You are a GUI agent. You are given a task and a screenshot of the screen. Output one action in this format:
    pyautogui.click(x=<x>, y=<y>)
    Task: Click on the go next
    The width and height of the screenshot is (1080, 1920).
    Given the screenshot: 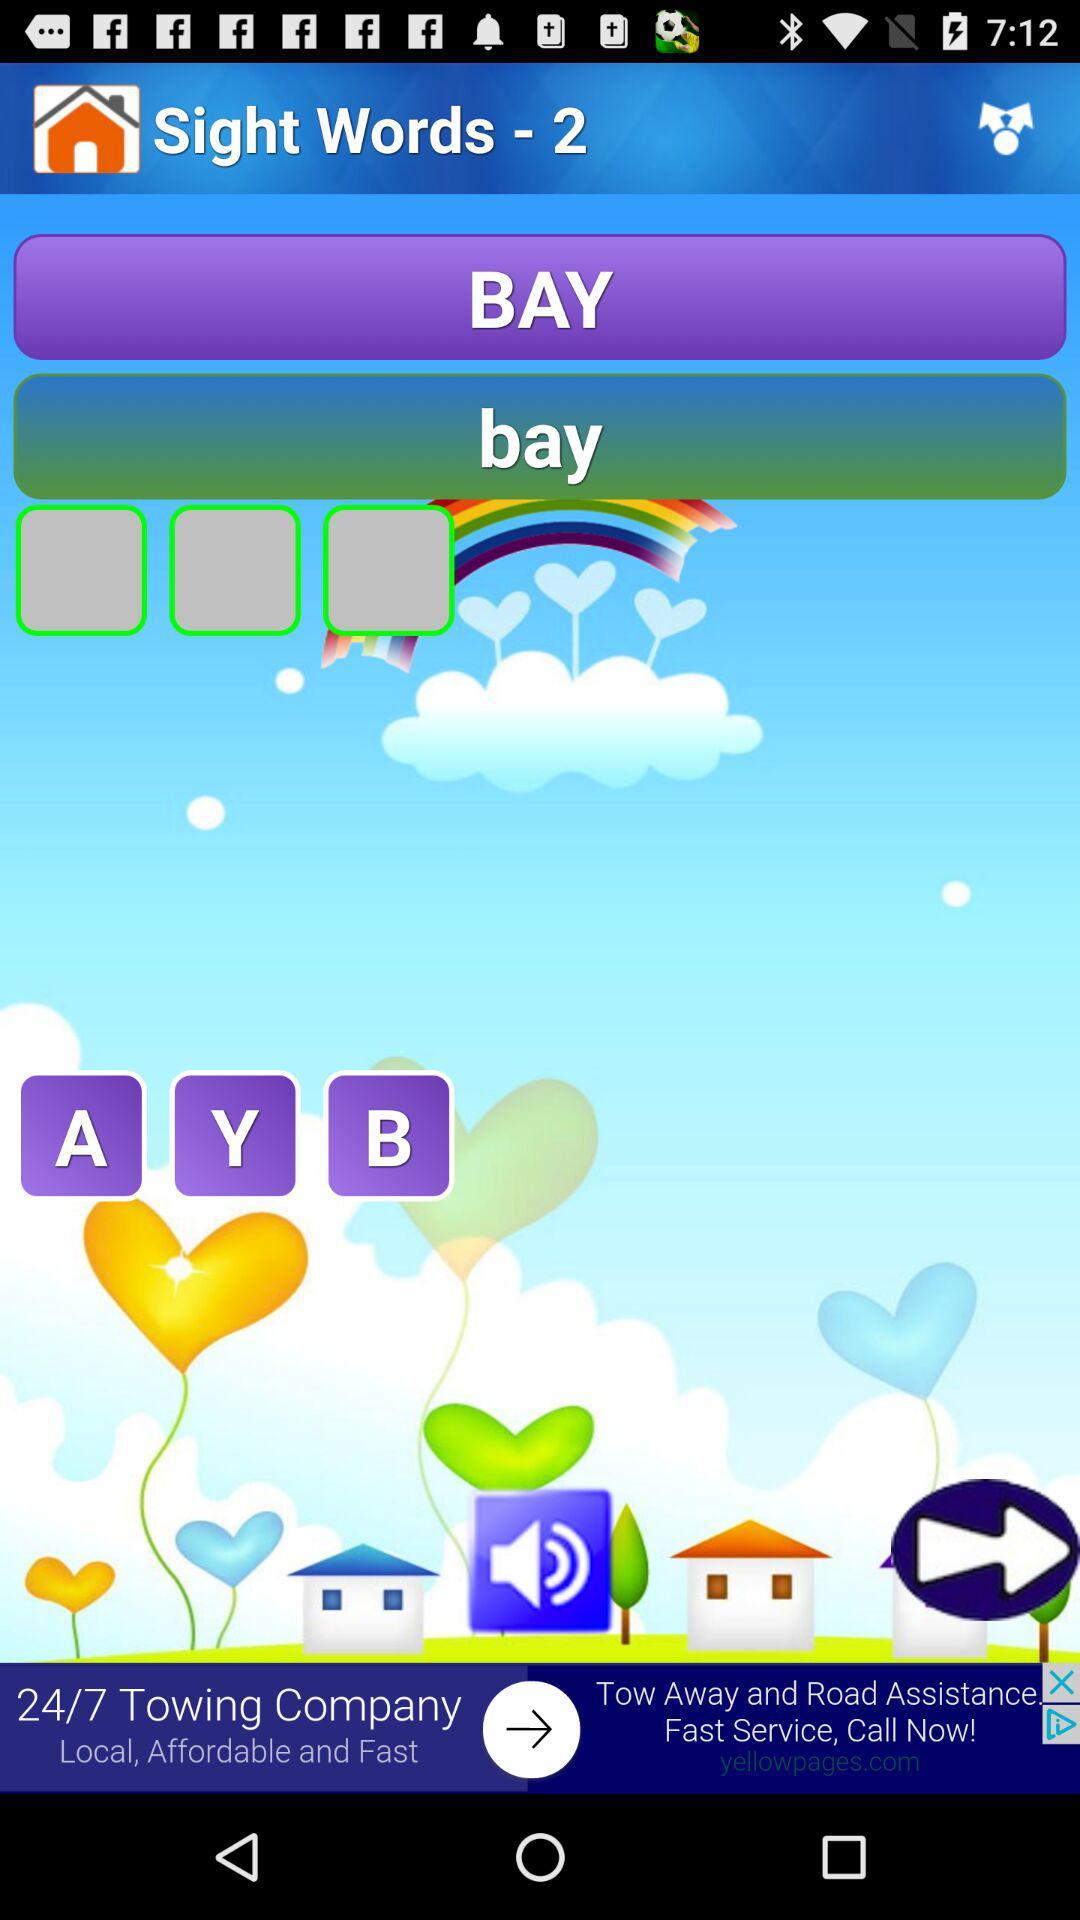 What is the action you would take?
    pyautogui.click(x=984, y=1548)
    